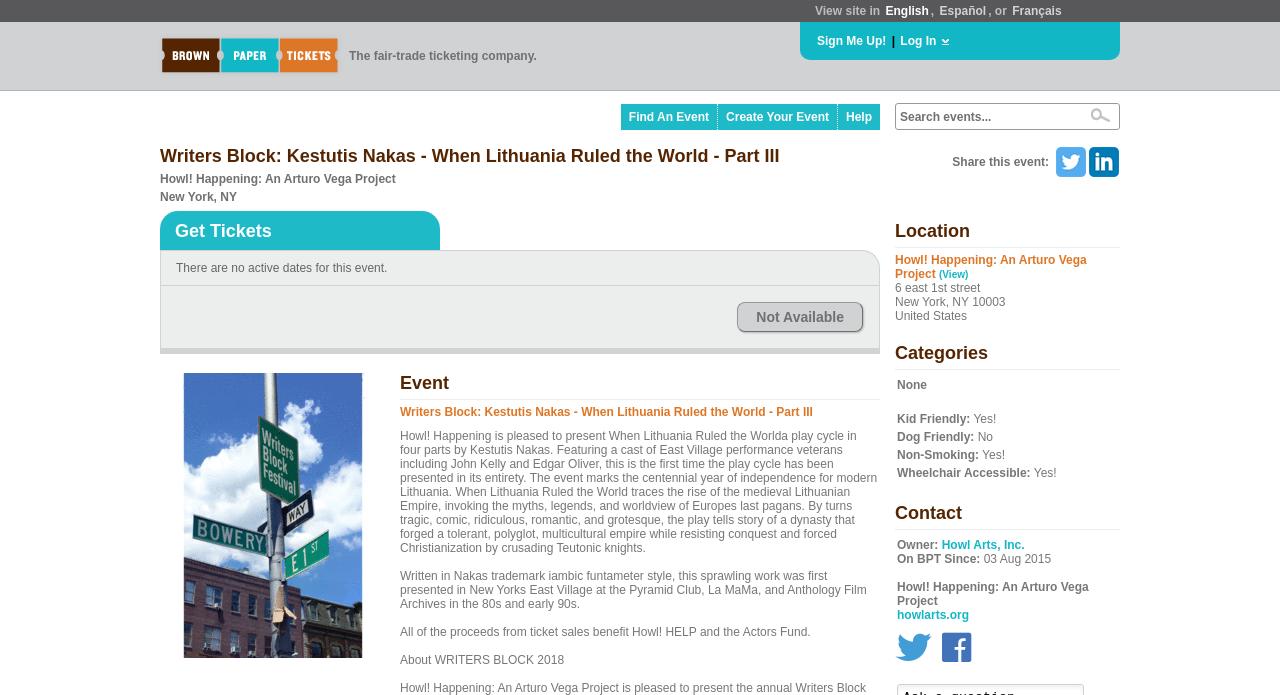  I want to click on 'howlarts.org', so click(931, 615).